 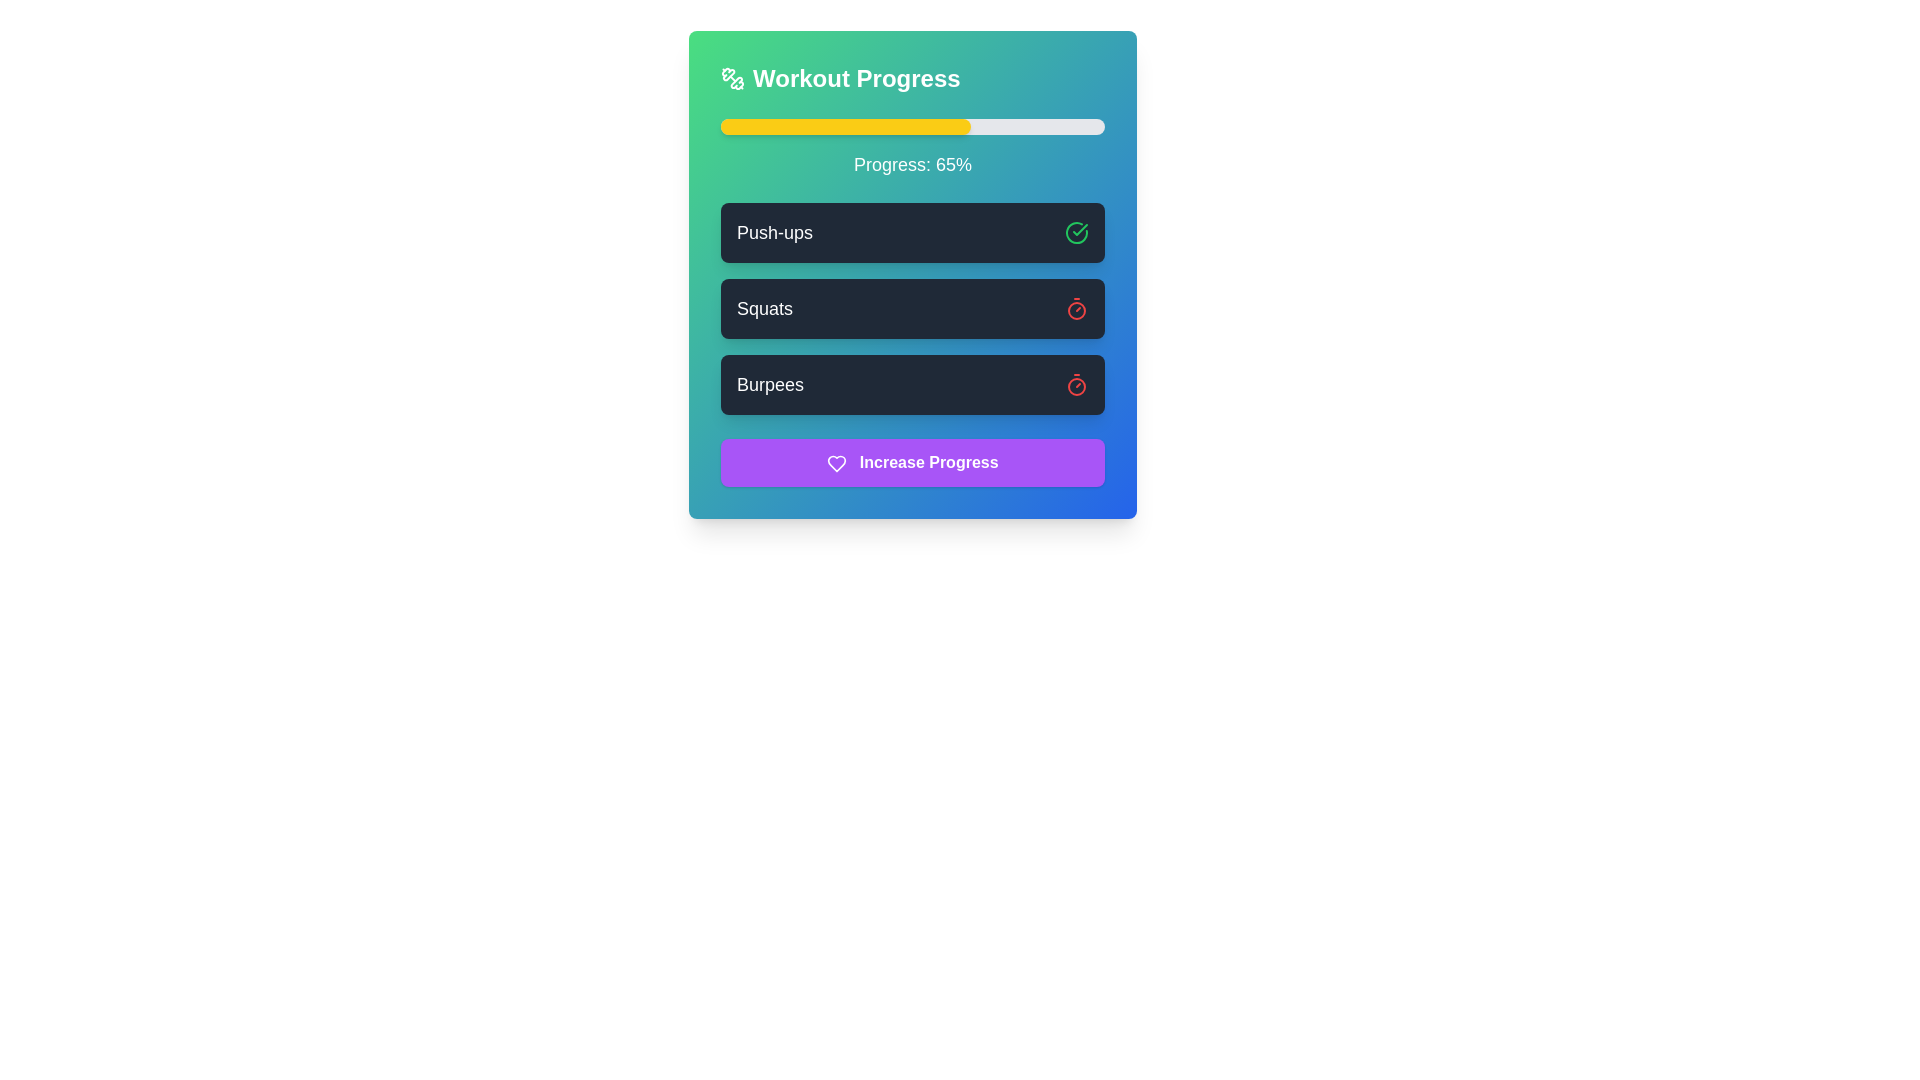 What do you see at coordinates (769, 385) in the screenshot?
I see `the non-interactive text label displaying the name of the exercise 'Burpees', which is the third item in the vertically-aligned list of workout activities` at bounding box center [769, 385].